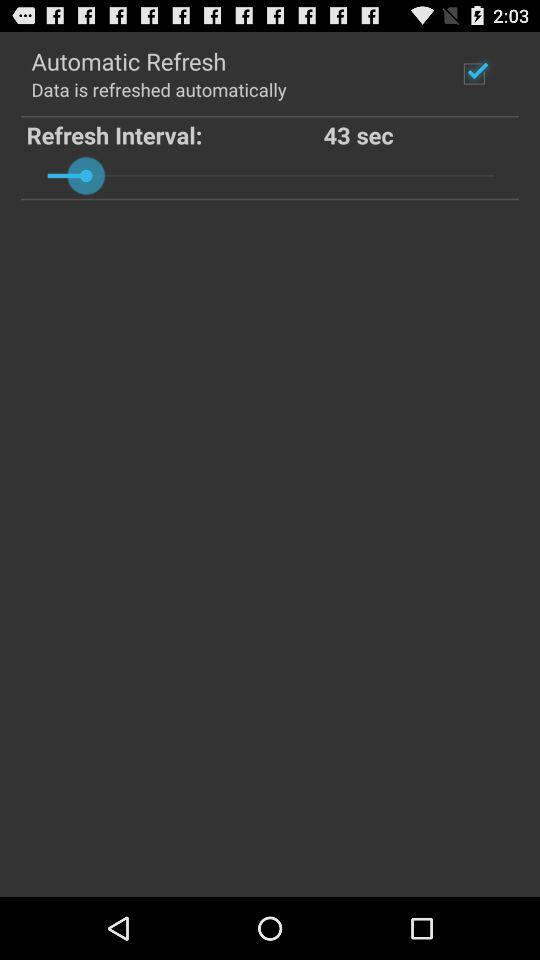 This screenshot has width=540, height=960. Describe the element at coordinates (175, 133) in the screenshot. I see `icon to the left of 43 sec icon` at that location.